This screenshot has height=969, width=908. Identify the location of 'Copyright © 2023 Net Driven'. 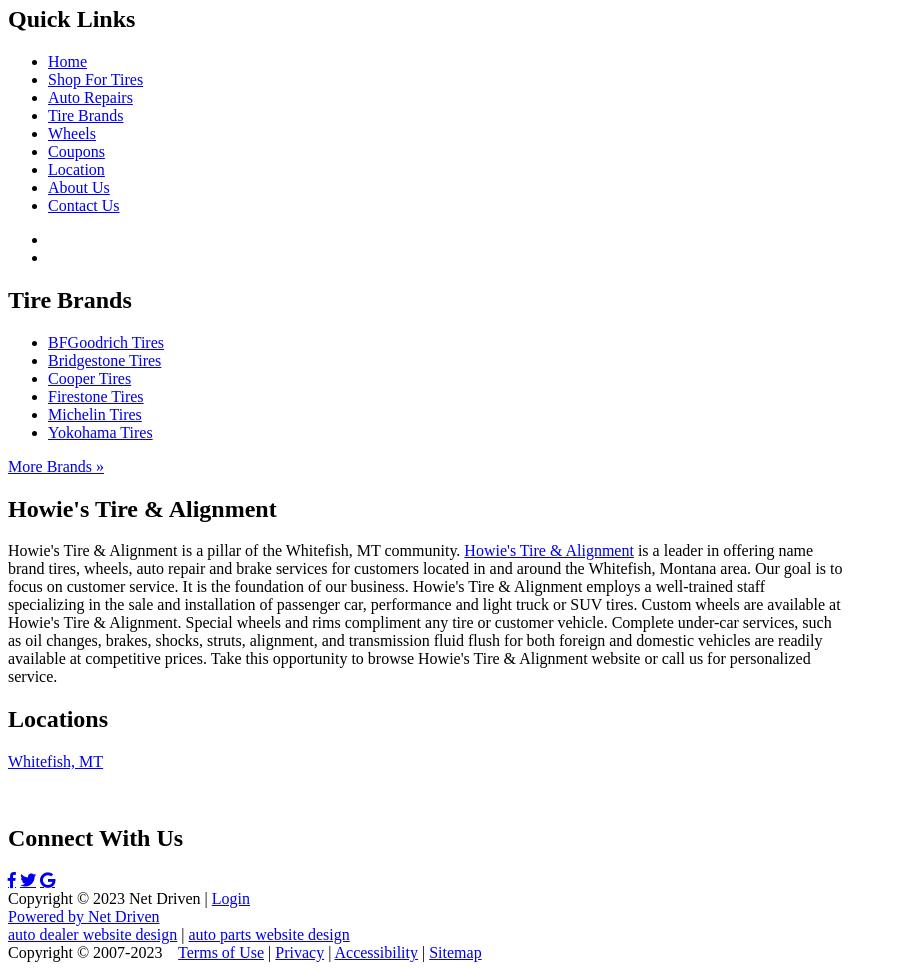
(102, 898).